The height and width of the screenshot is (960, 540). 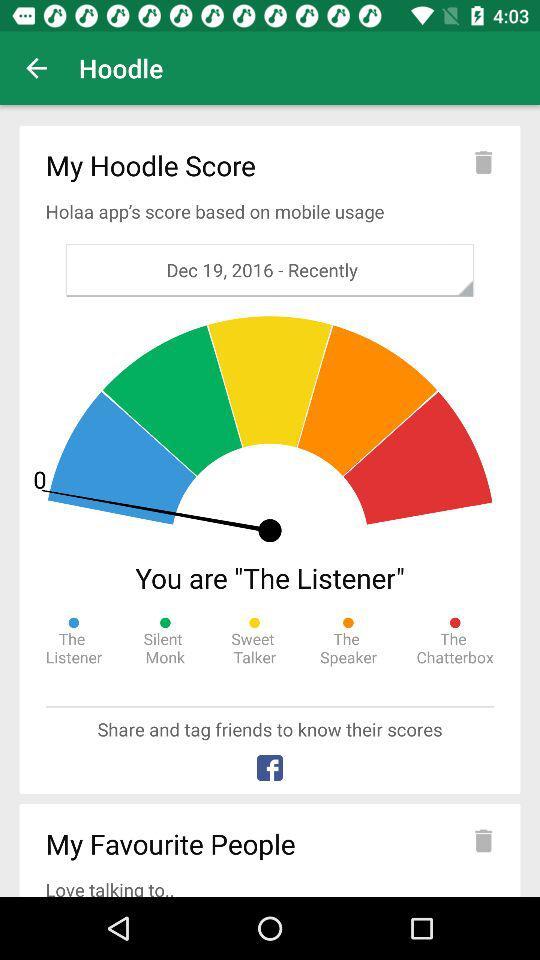 I want to click on delete, so click(x=482, y=161).